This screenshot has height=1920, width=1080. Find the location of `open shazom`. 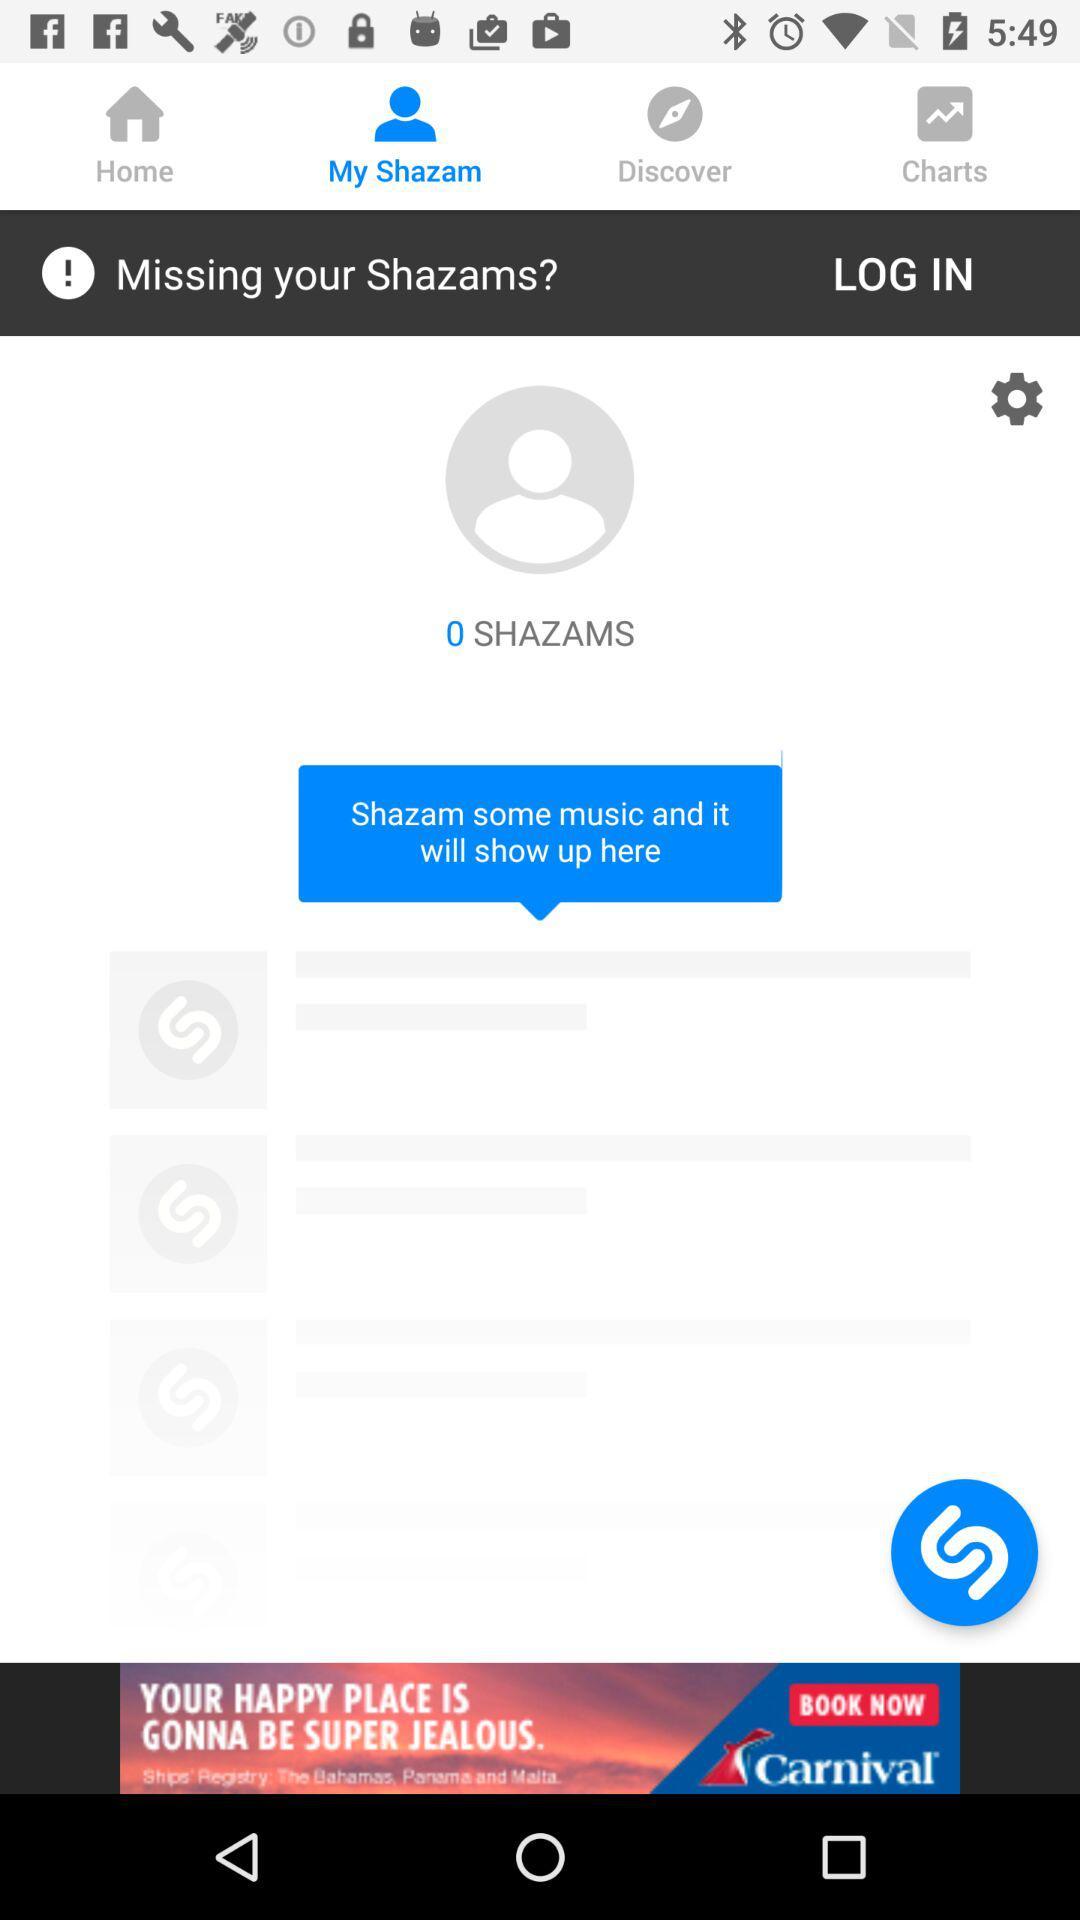

open shazom is located at coordinates (963, 1551).